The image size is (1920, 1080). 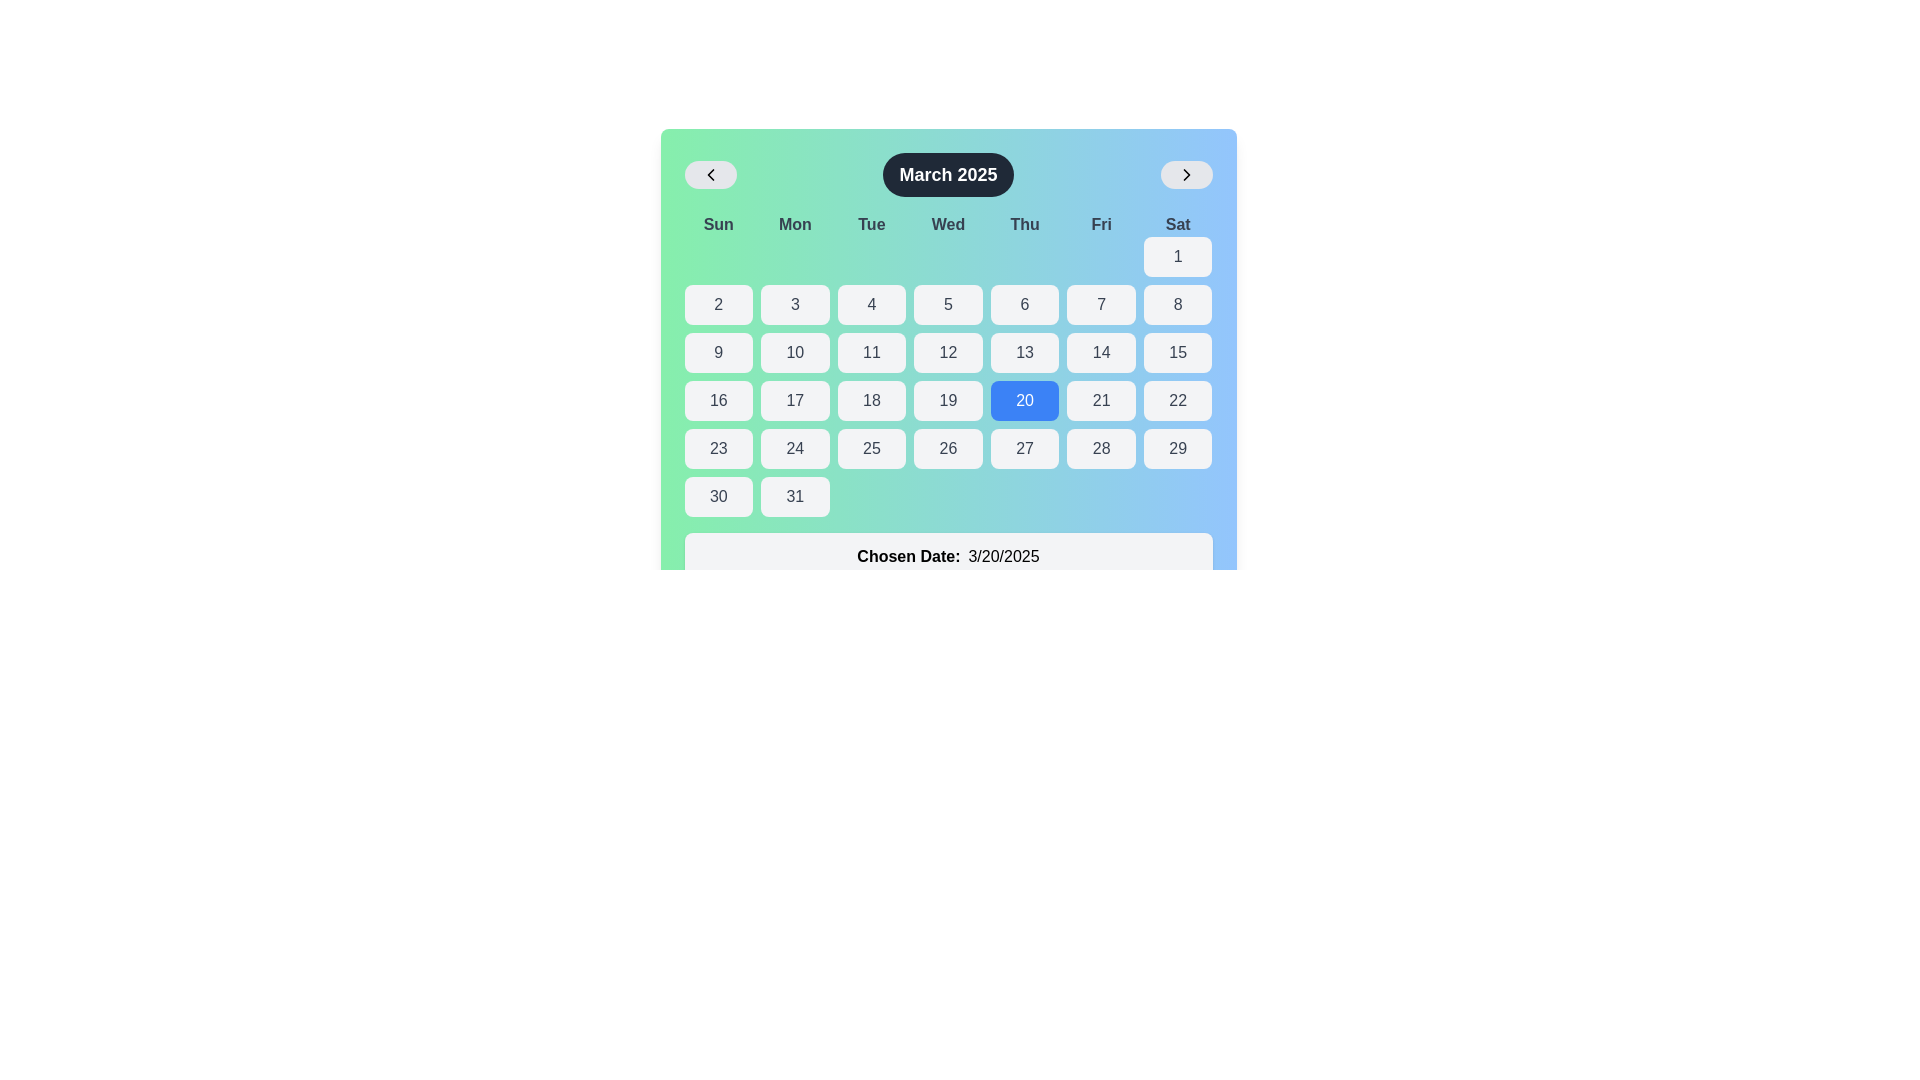 I want to click on the navigation icon button located in the top-right corner of the calendar interface to move to the next month, so click(x=1186, y=173).